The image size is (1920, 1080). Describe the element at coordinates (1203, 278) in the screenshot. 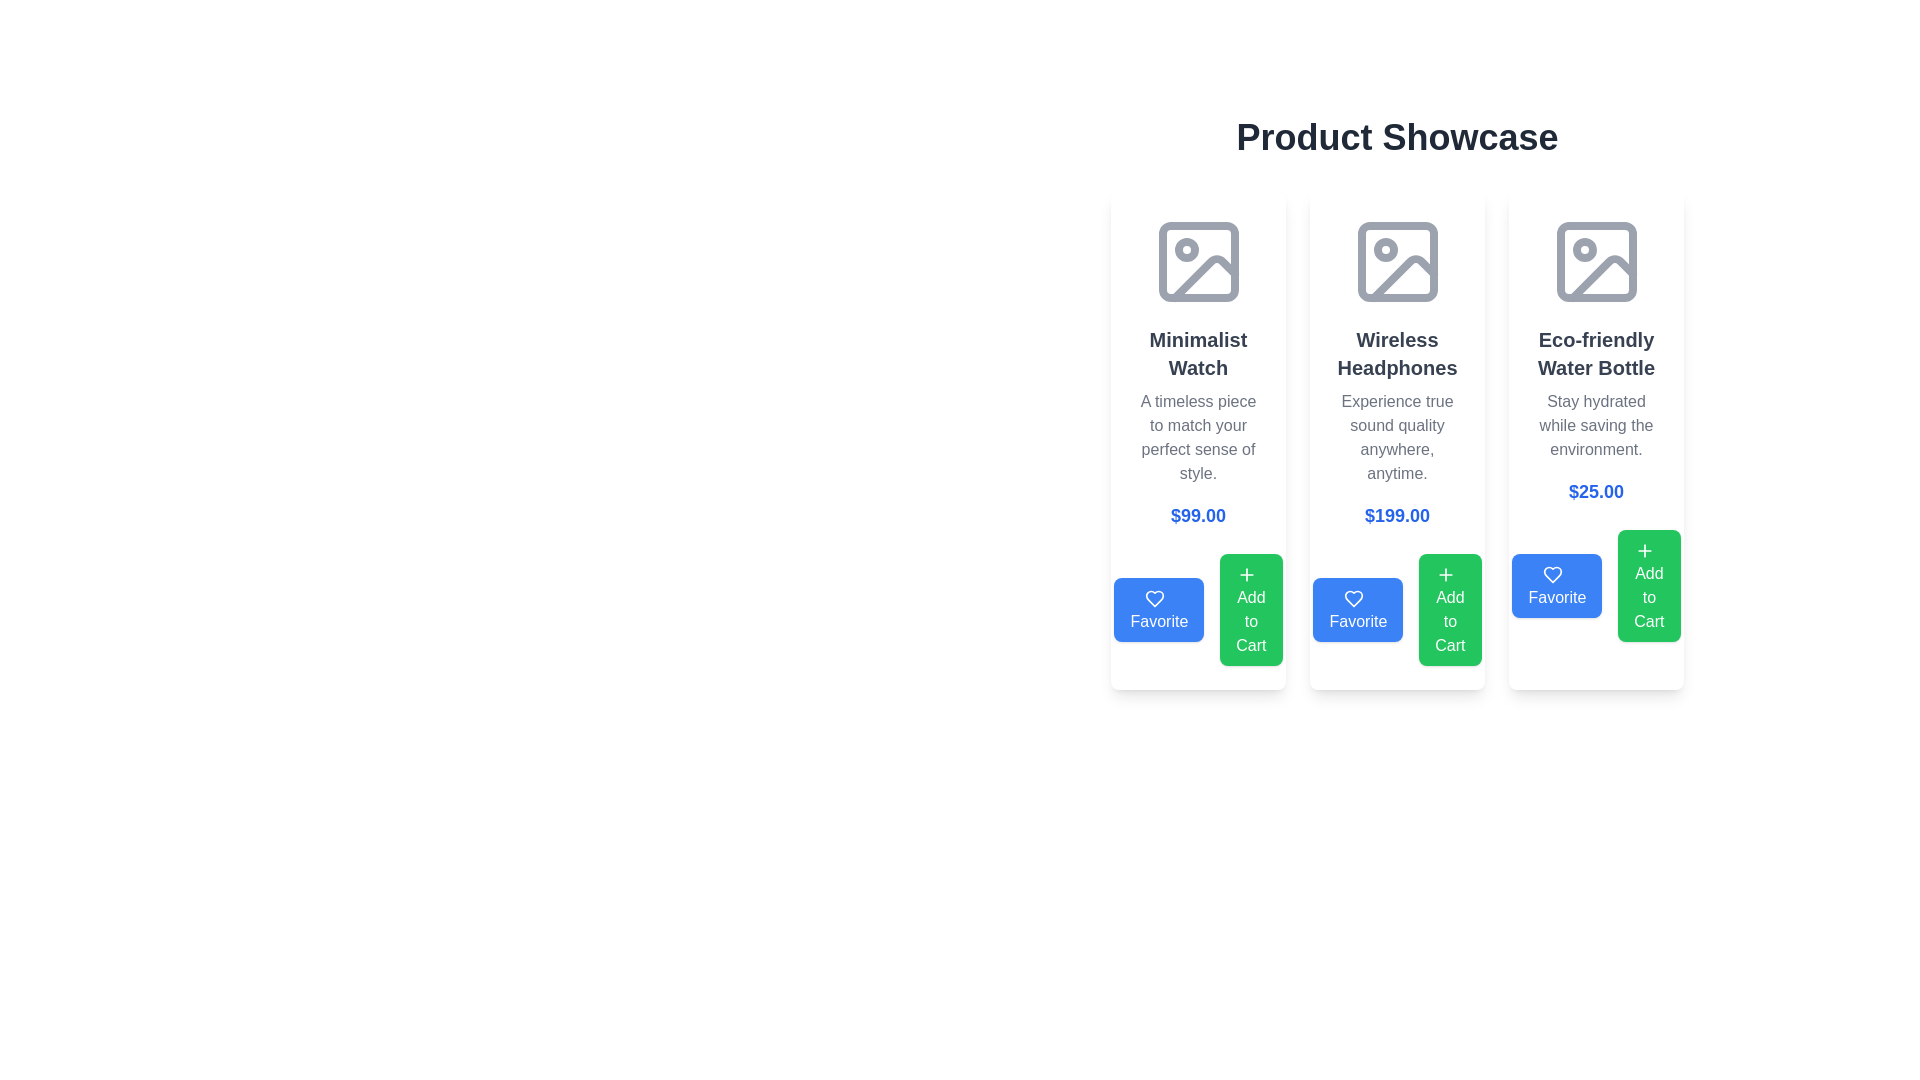

I see `the vector graphic representing a simplified mountainous shape with a dot inside, located in the leftmost card of the product showcase section` at that location.